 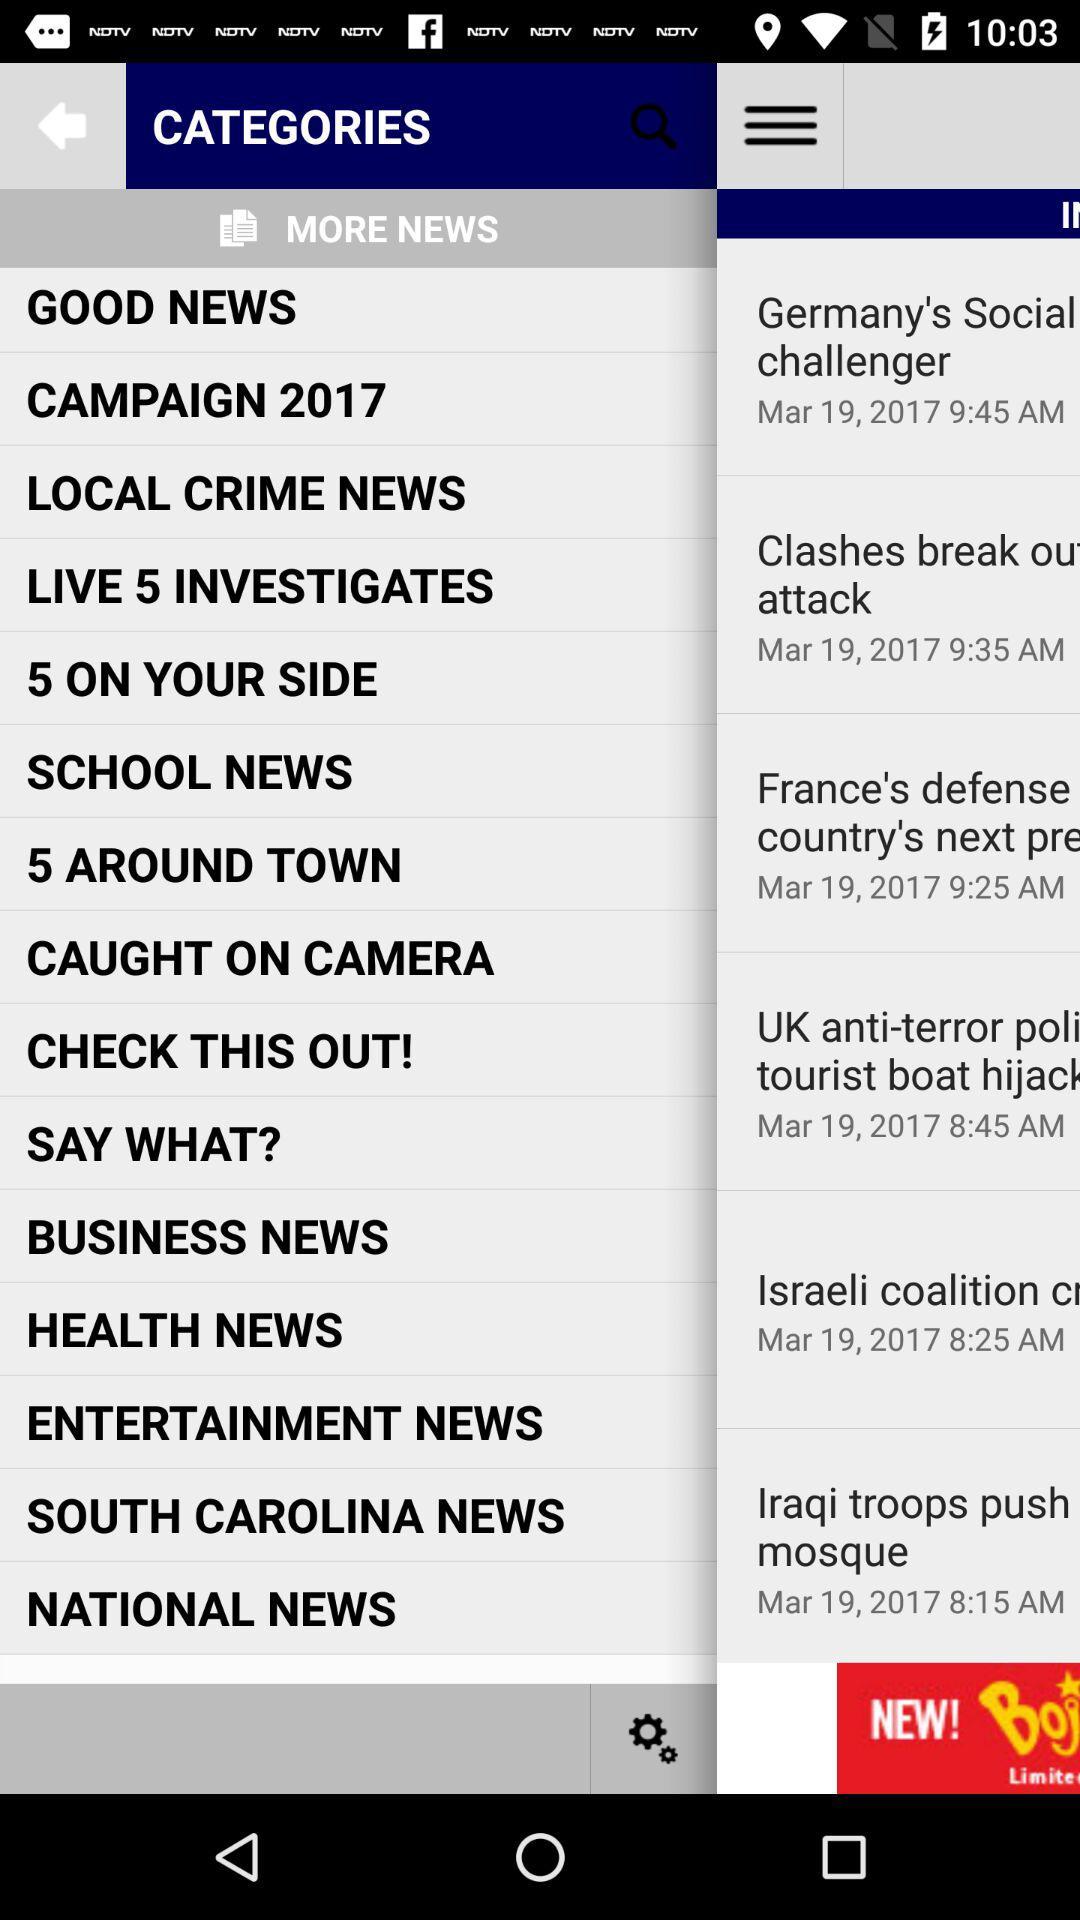 I want to click on the menu icon, so click(x=778, y=124).